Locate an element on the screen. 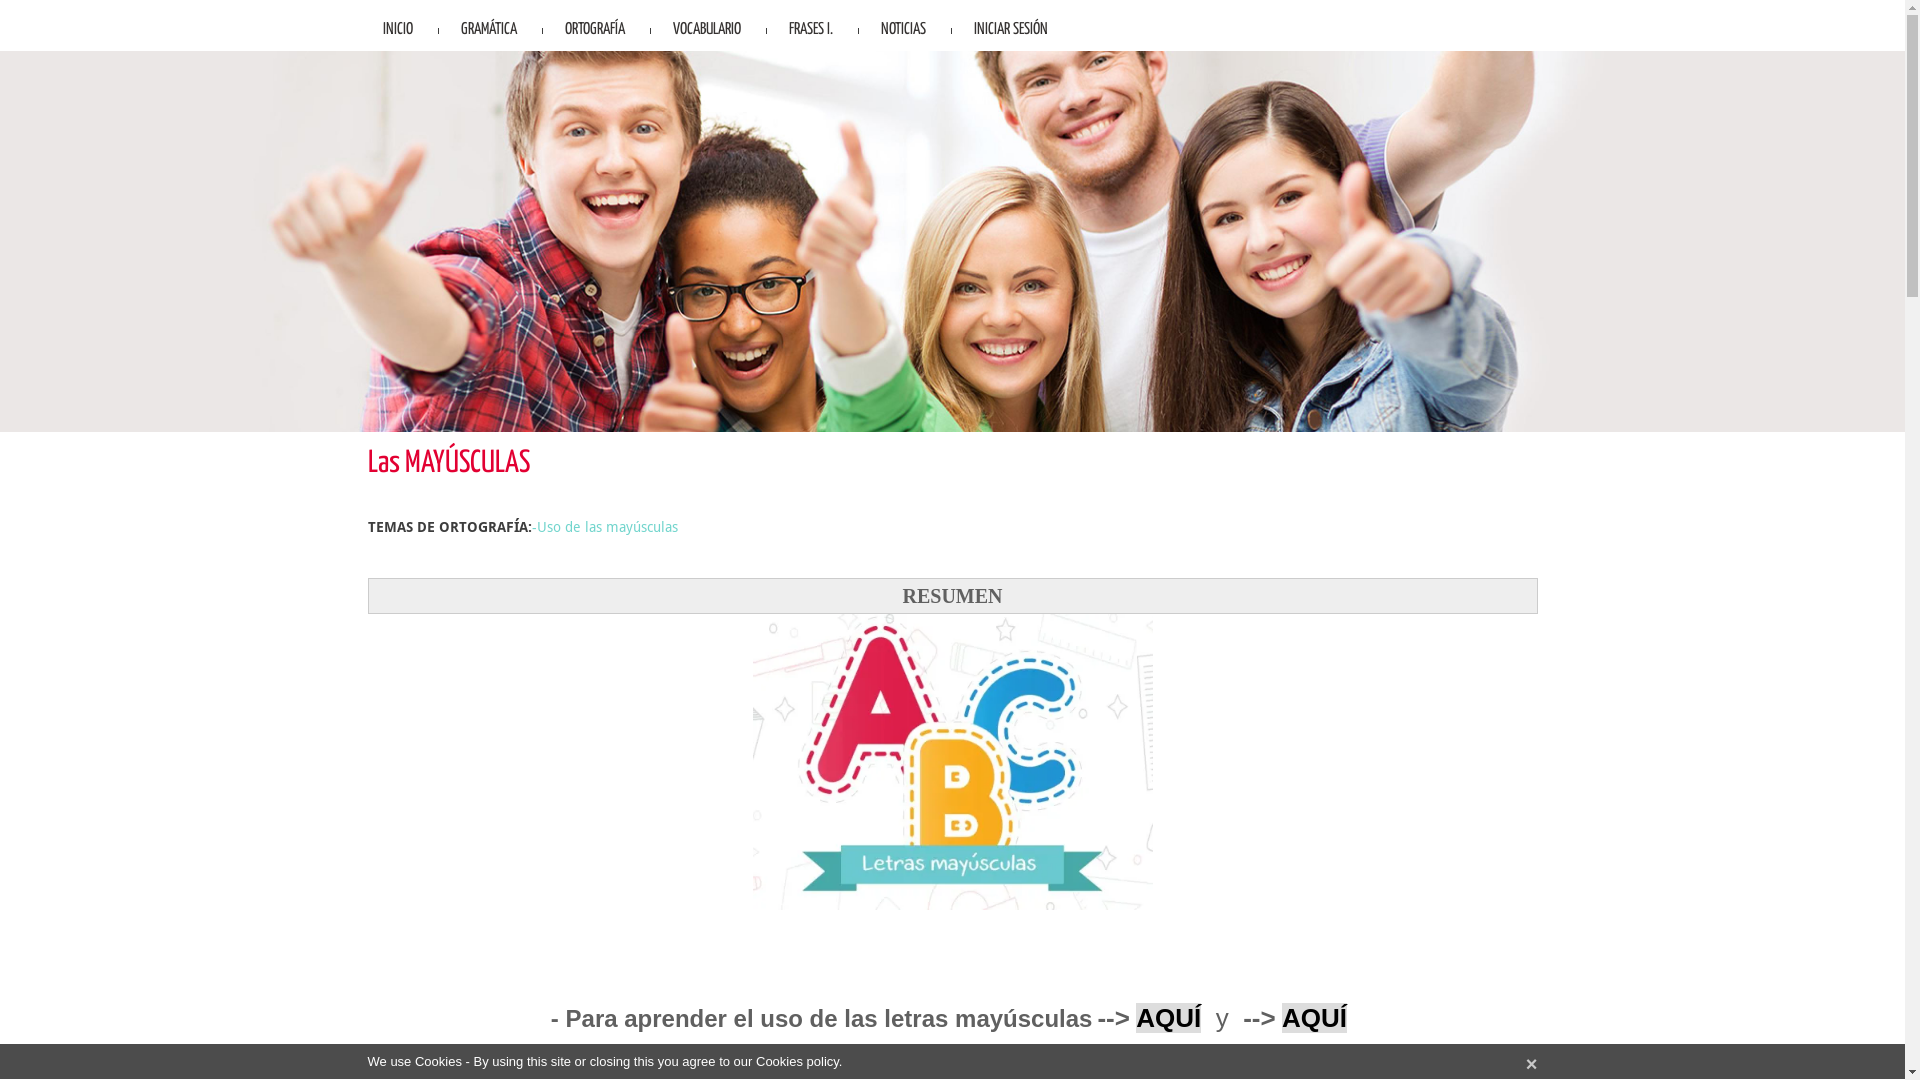  'INICIO' is located at coordinates (368, 25).